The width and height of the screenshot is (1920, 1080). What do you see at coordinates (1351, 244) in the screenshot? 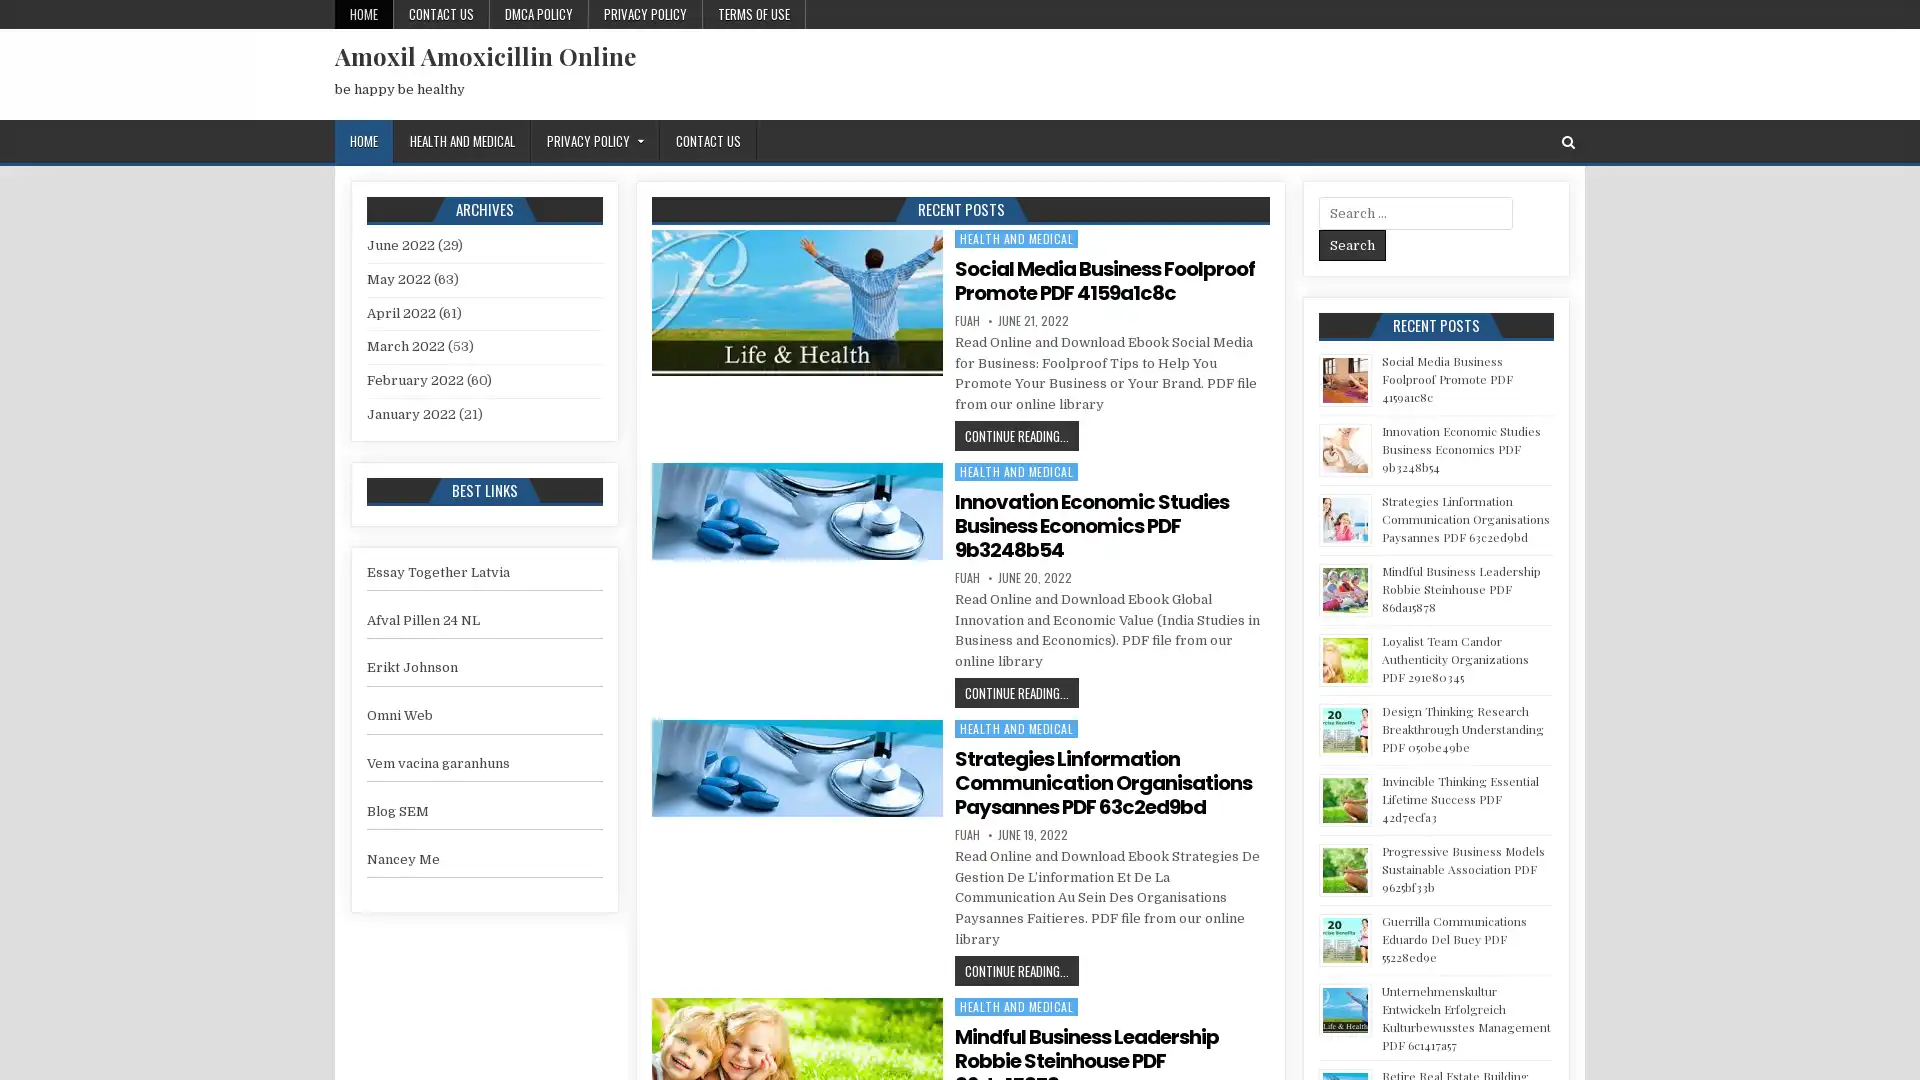
I see `Search` at bounding box center [1351, 244].